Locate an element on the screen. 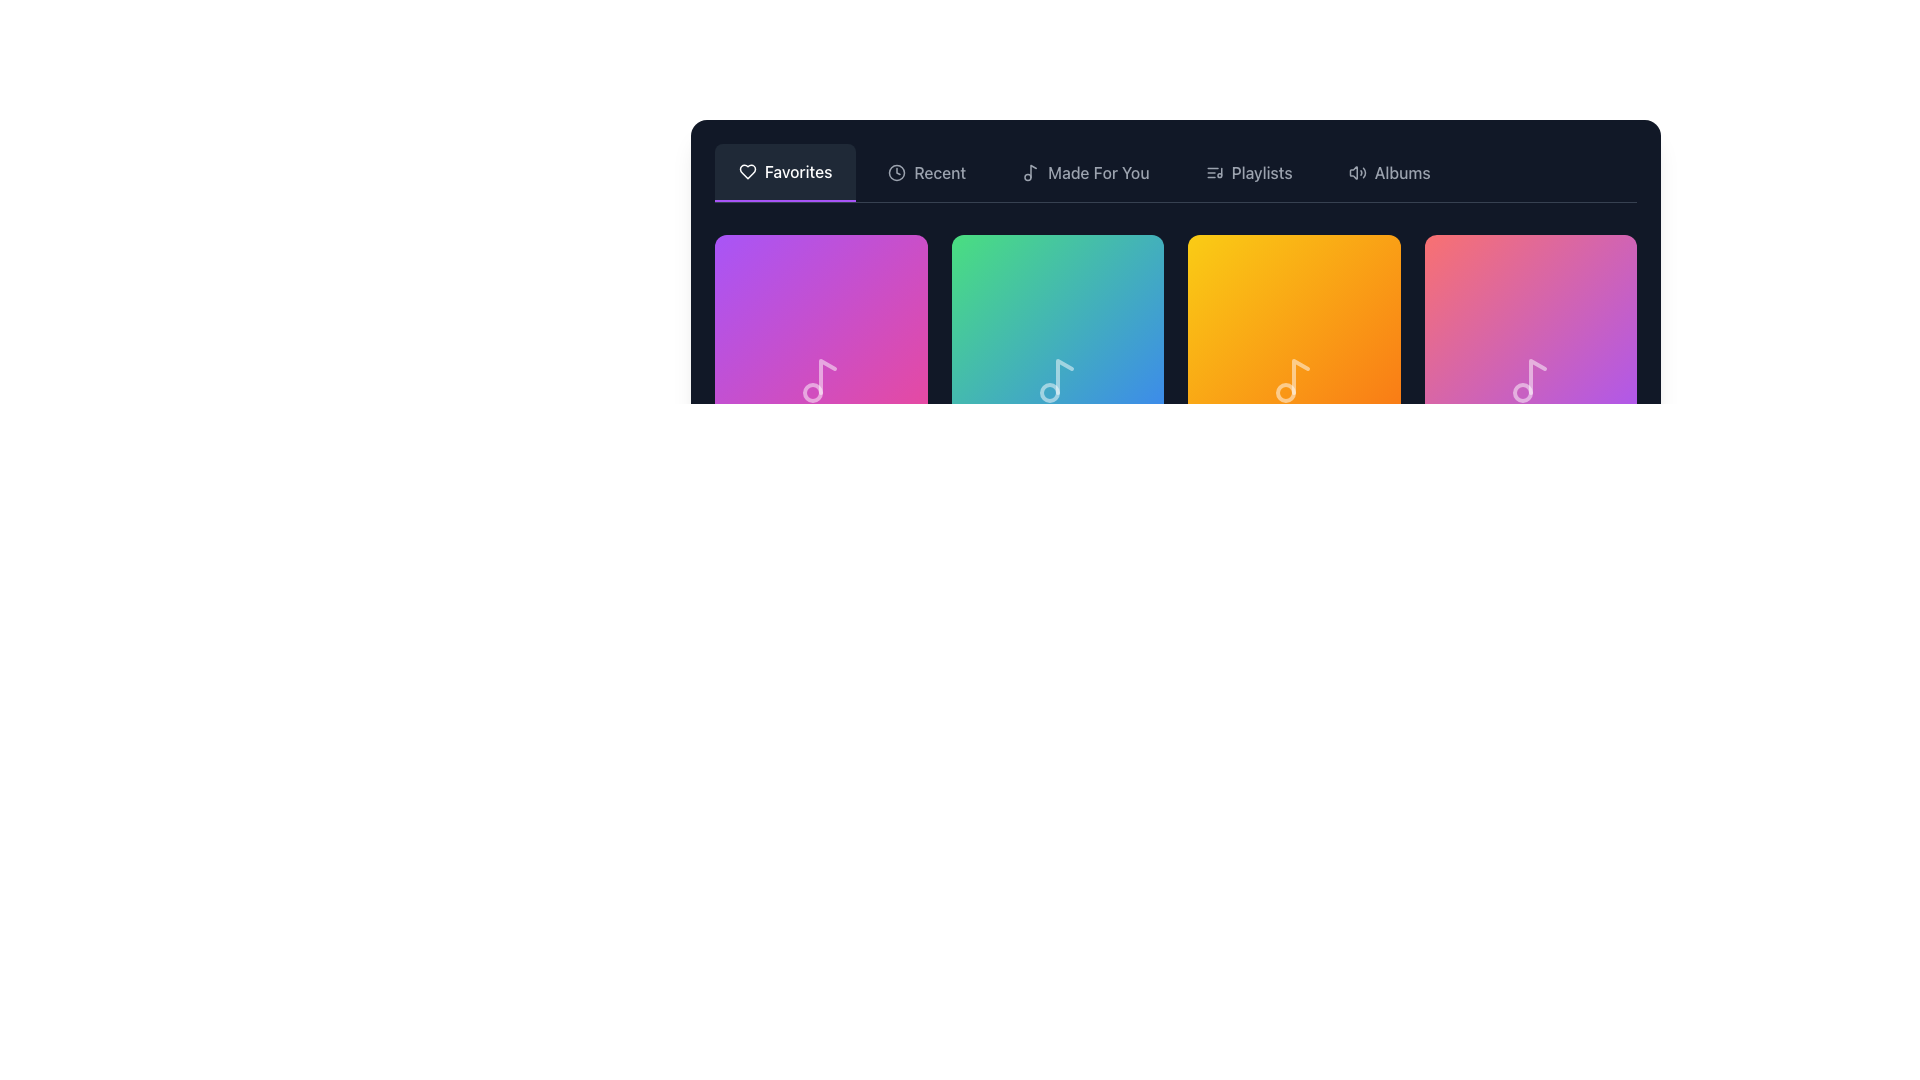 The width and height of the screenshot is (1920, 1080). the clock icon located to the left of the 'Recent' text label in the horizontal navigation bar is located at coordinates (896, 172).